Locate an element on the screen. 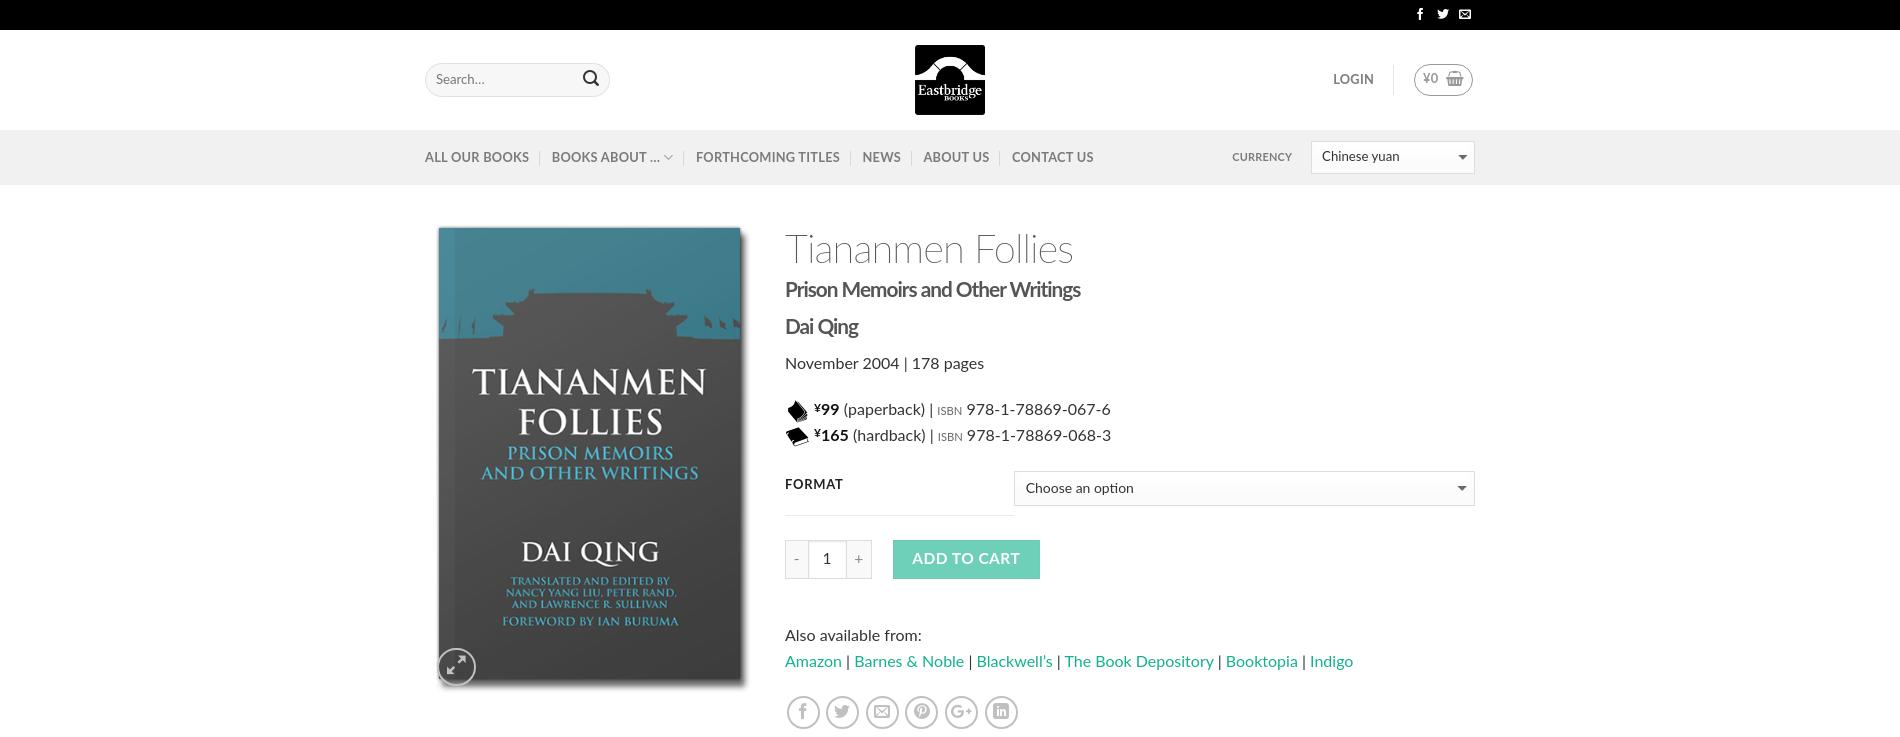 The image size is (1900, 737). '(hardback) |' is located at coordinates (891, 433).